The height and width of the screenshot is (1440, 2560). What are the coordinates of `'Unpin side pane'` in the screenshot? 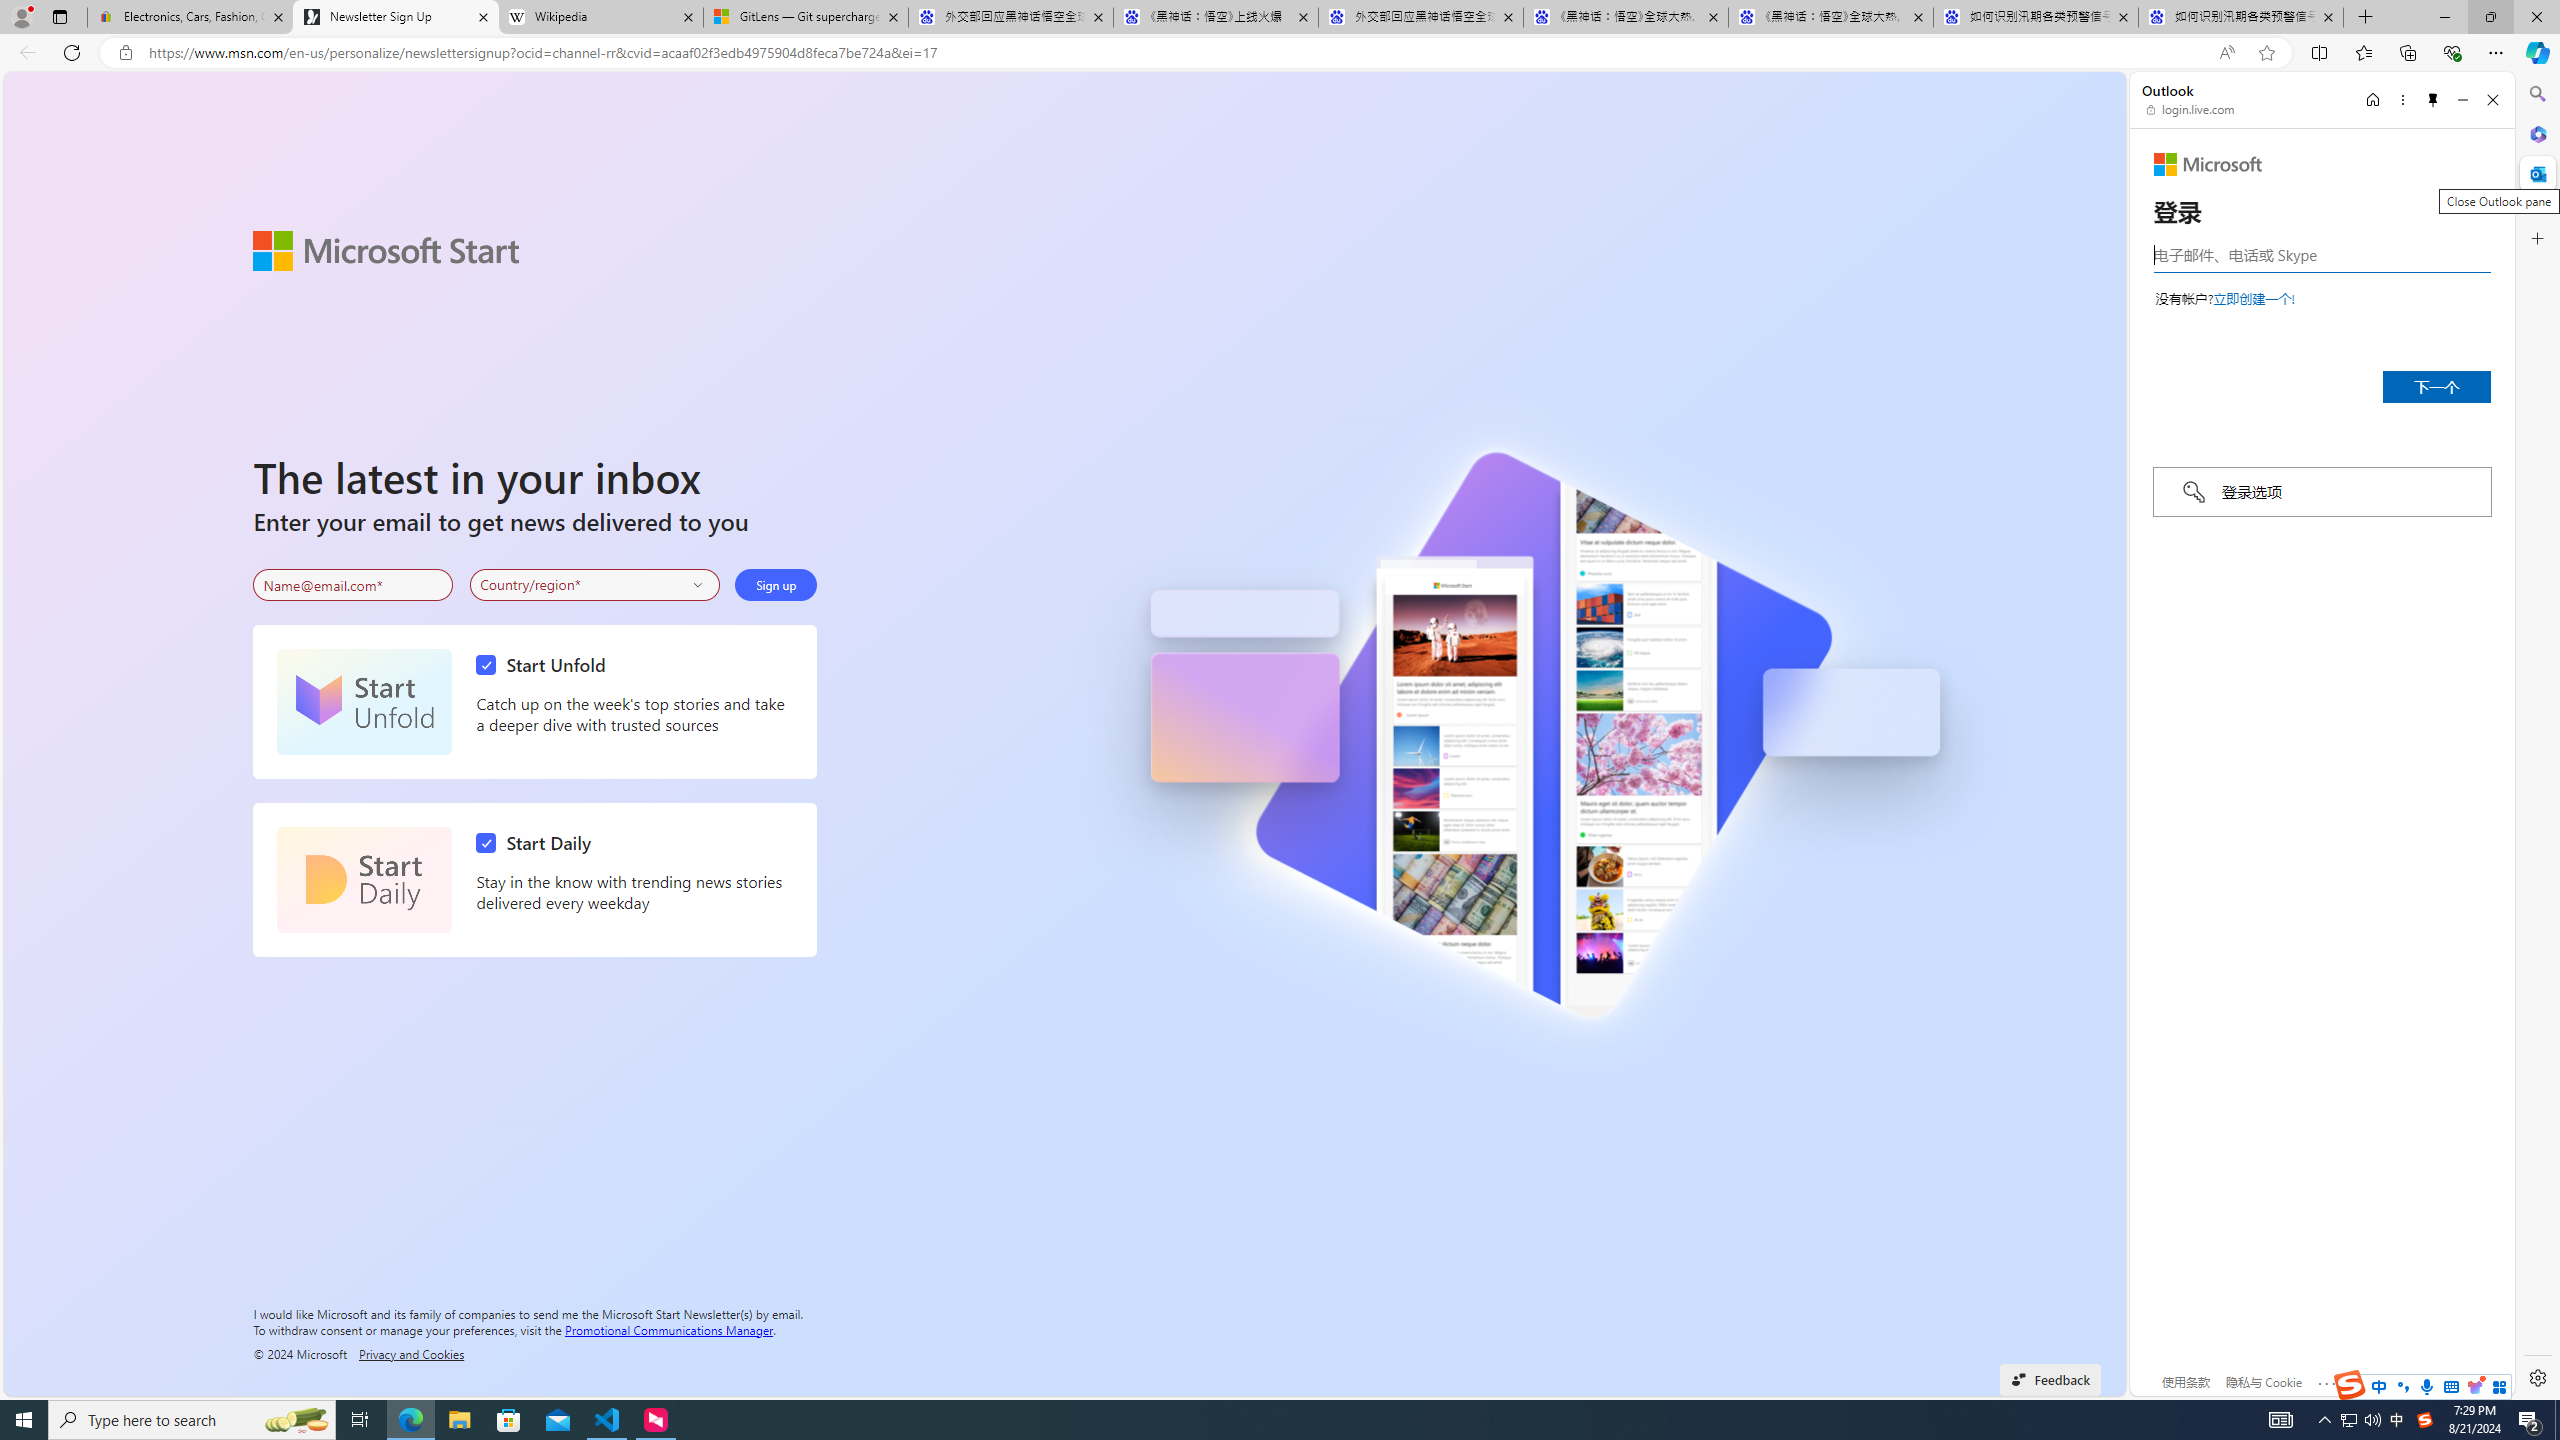 It's located at (2433, 99).